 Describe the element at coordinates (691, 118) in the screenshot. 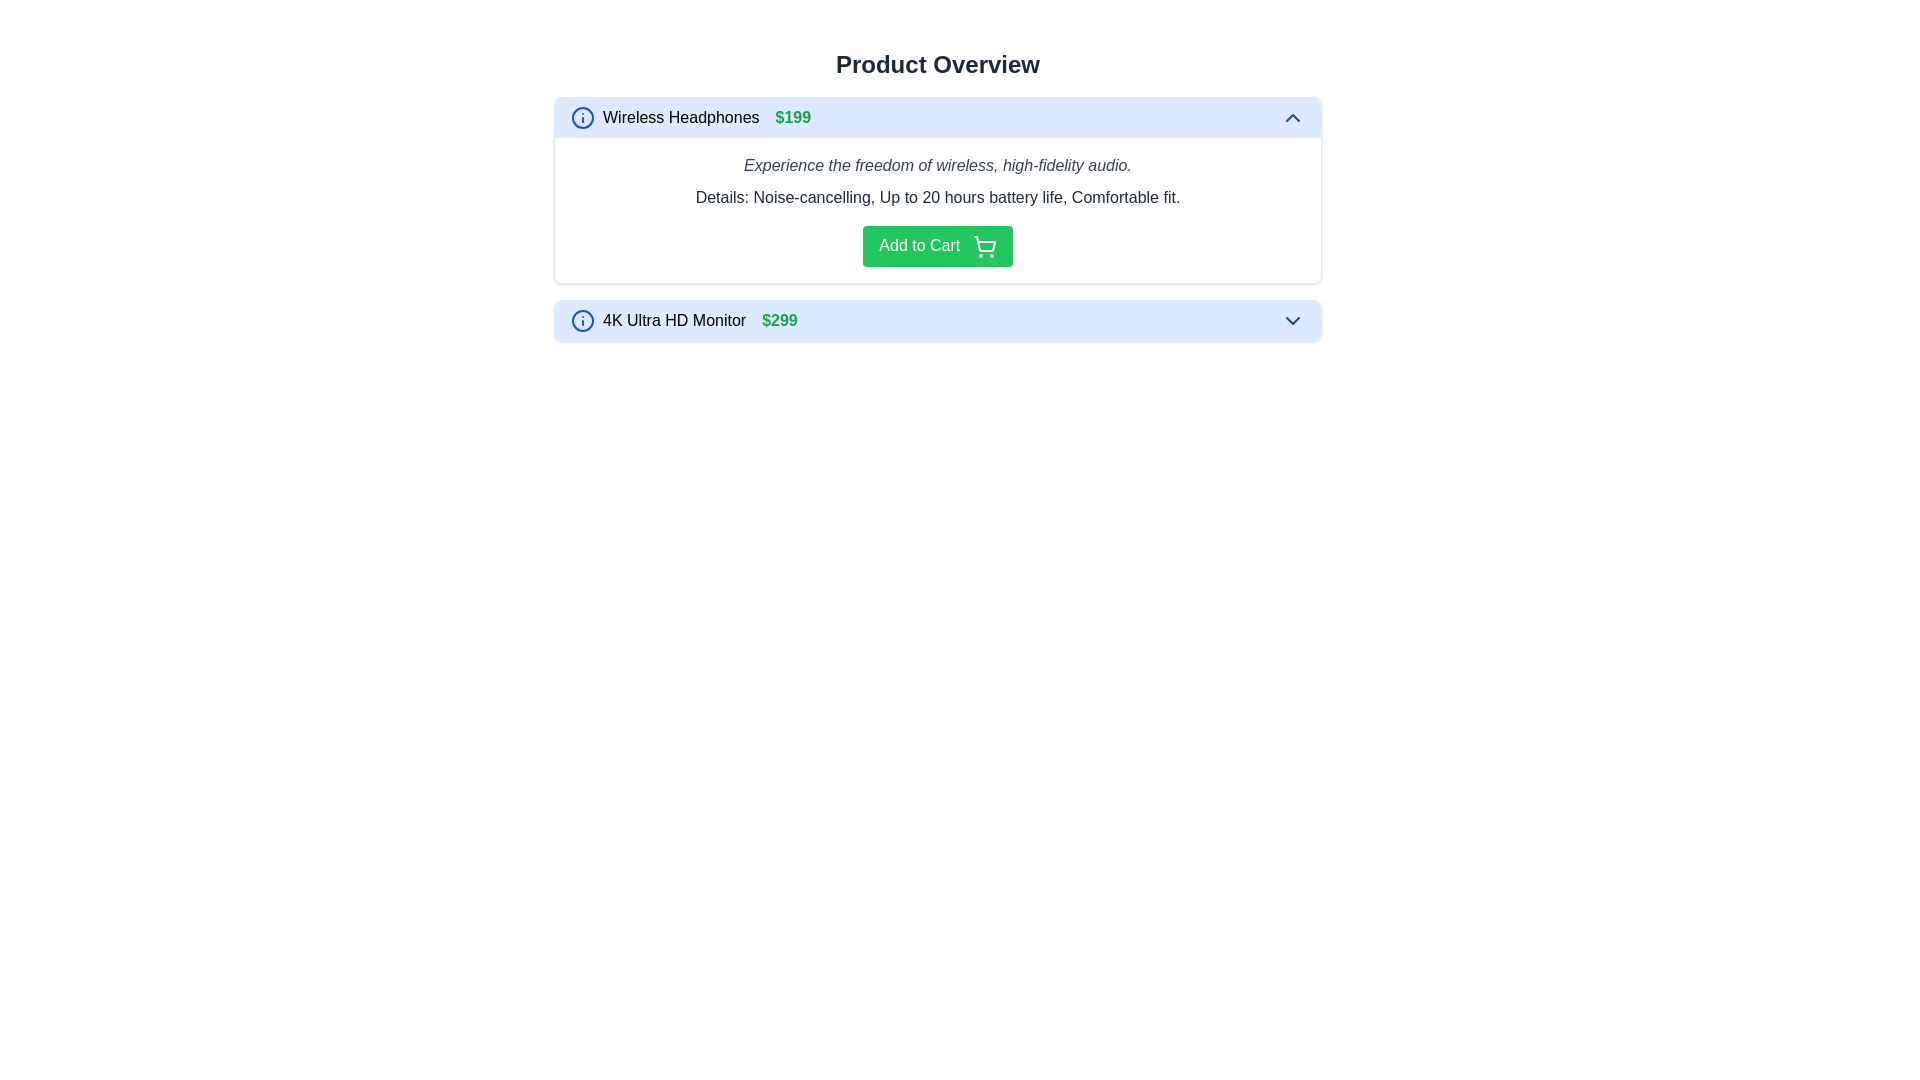

I see `the 'Wireless Headphones $199' text-based component with an associated blue icon, located in the 'Product Overview' section` at that location.